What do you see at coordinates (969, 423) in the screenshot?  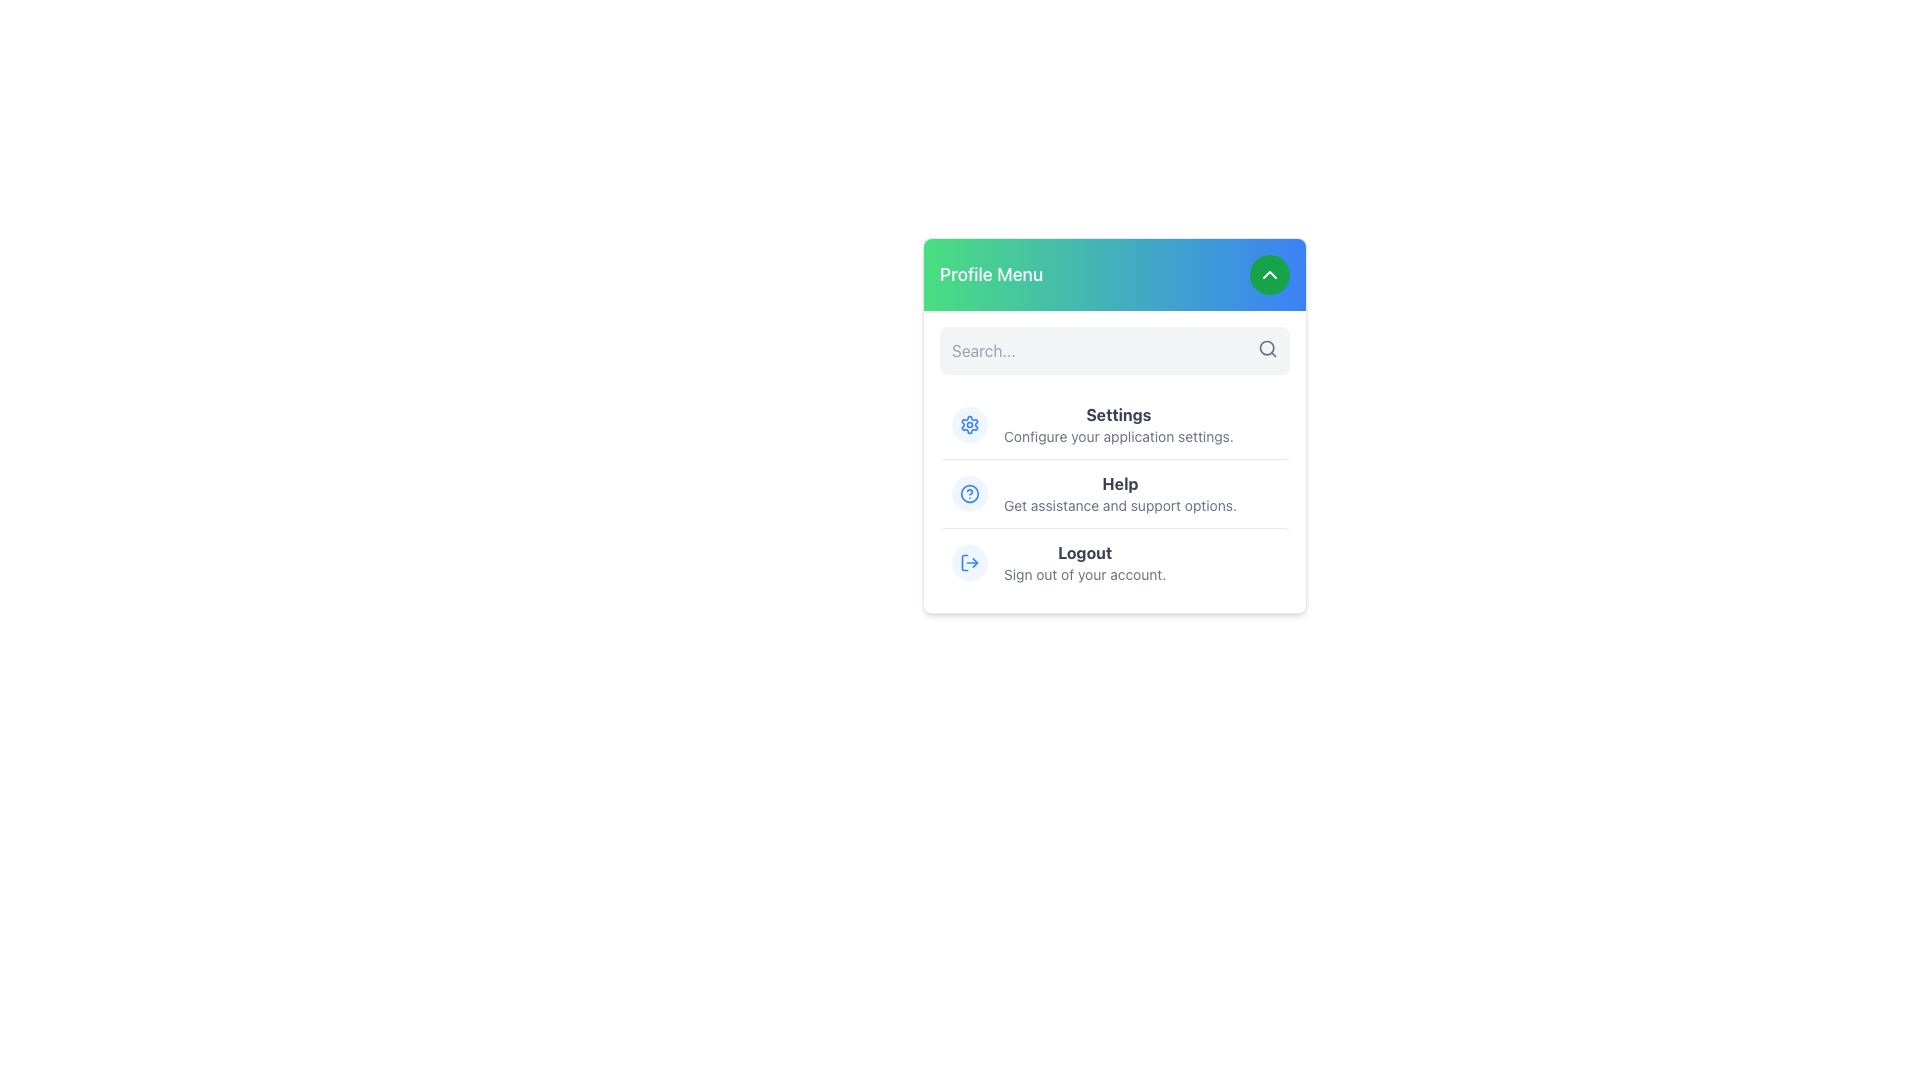 I see `the 'Settings' icon located` at bounding box center [969, 423].